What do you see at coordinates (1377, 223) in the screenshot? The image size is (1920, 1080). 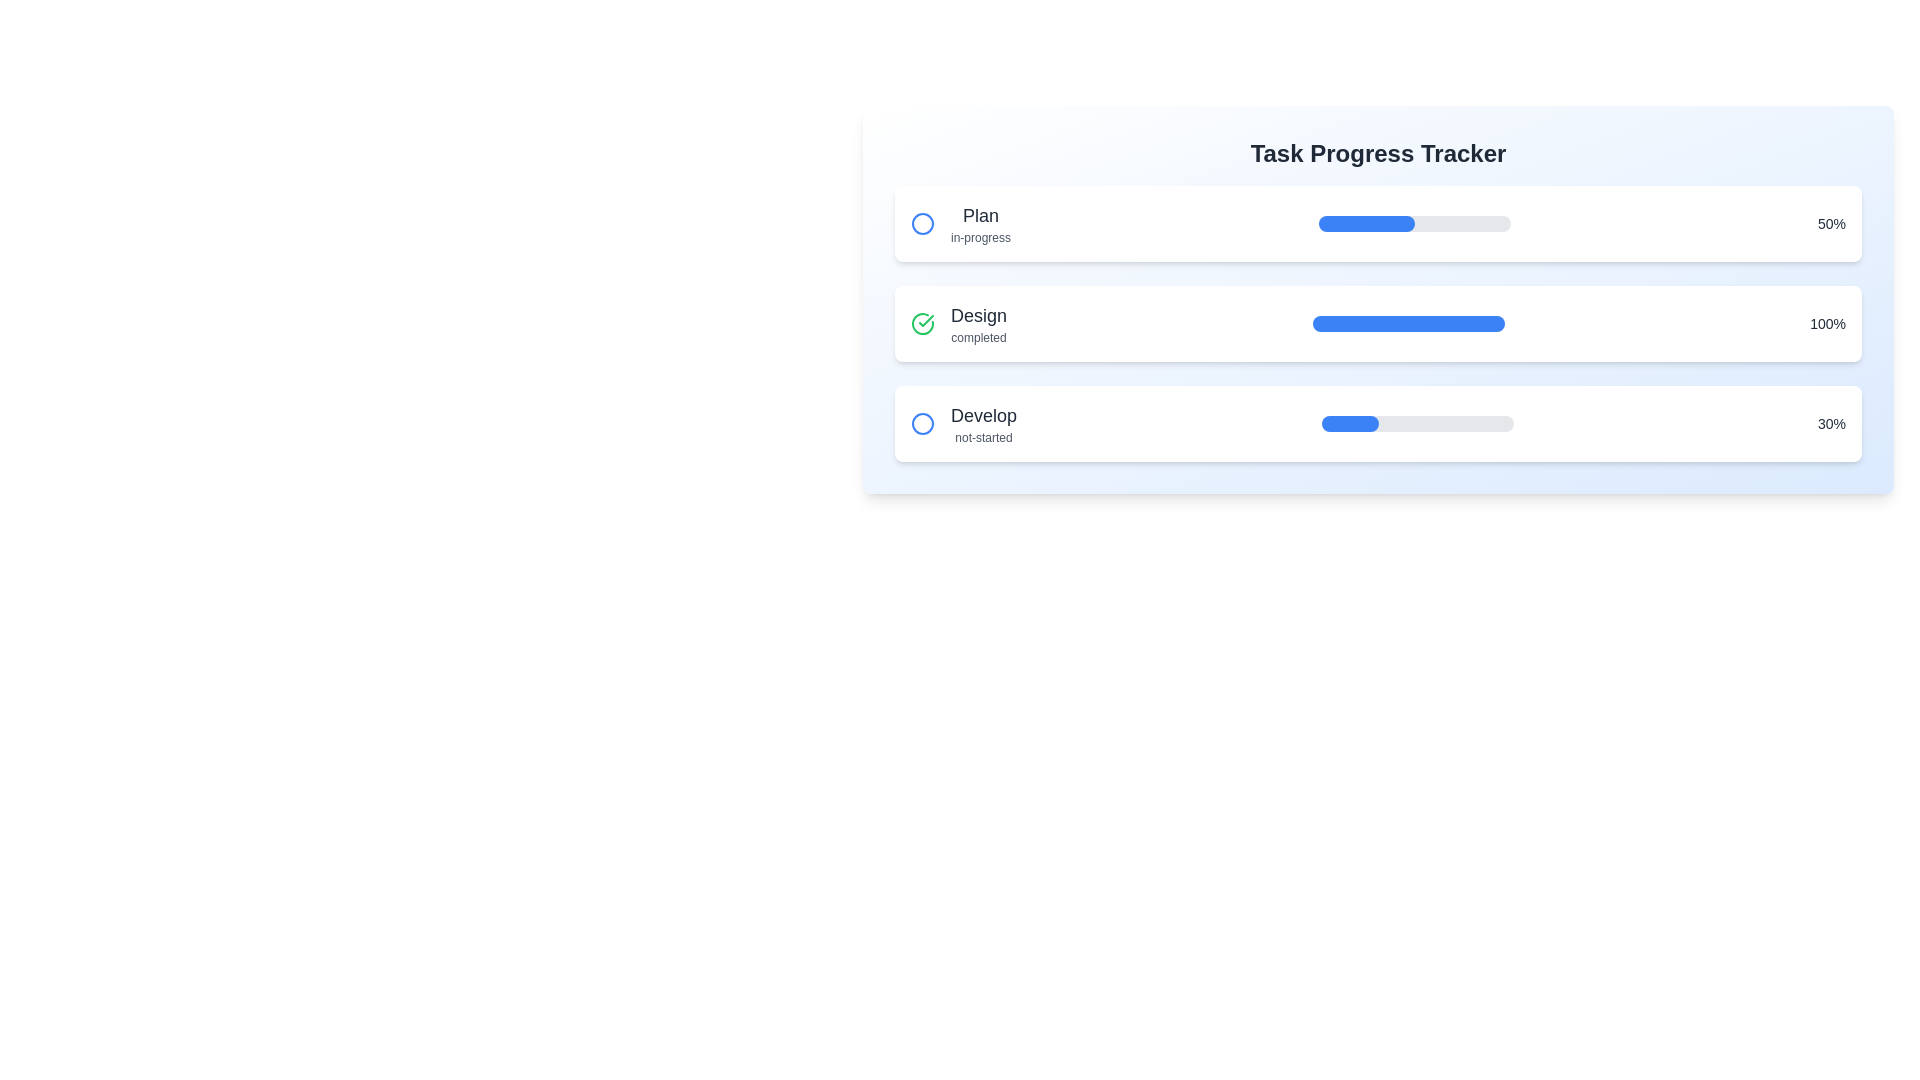 I see `displayed information from the 'Plan' section with progress indicator, which shows a circular icon, bold text 'Plan', subtitle 'in-progress', a horizontal progress bar at 50%, and the text '50%'` at bounding box center [1377, 223].